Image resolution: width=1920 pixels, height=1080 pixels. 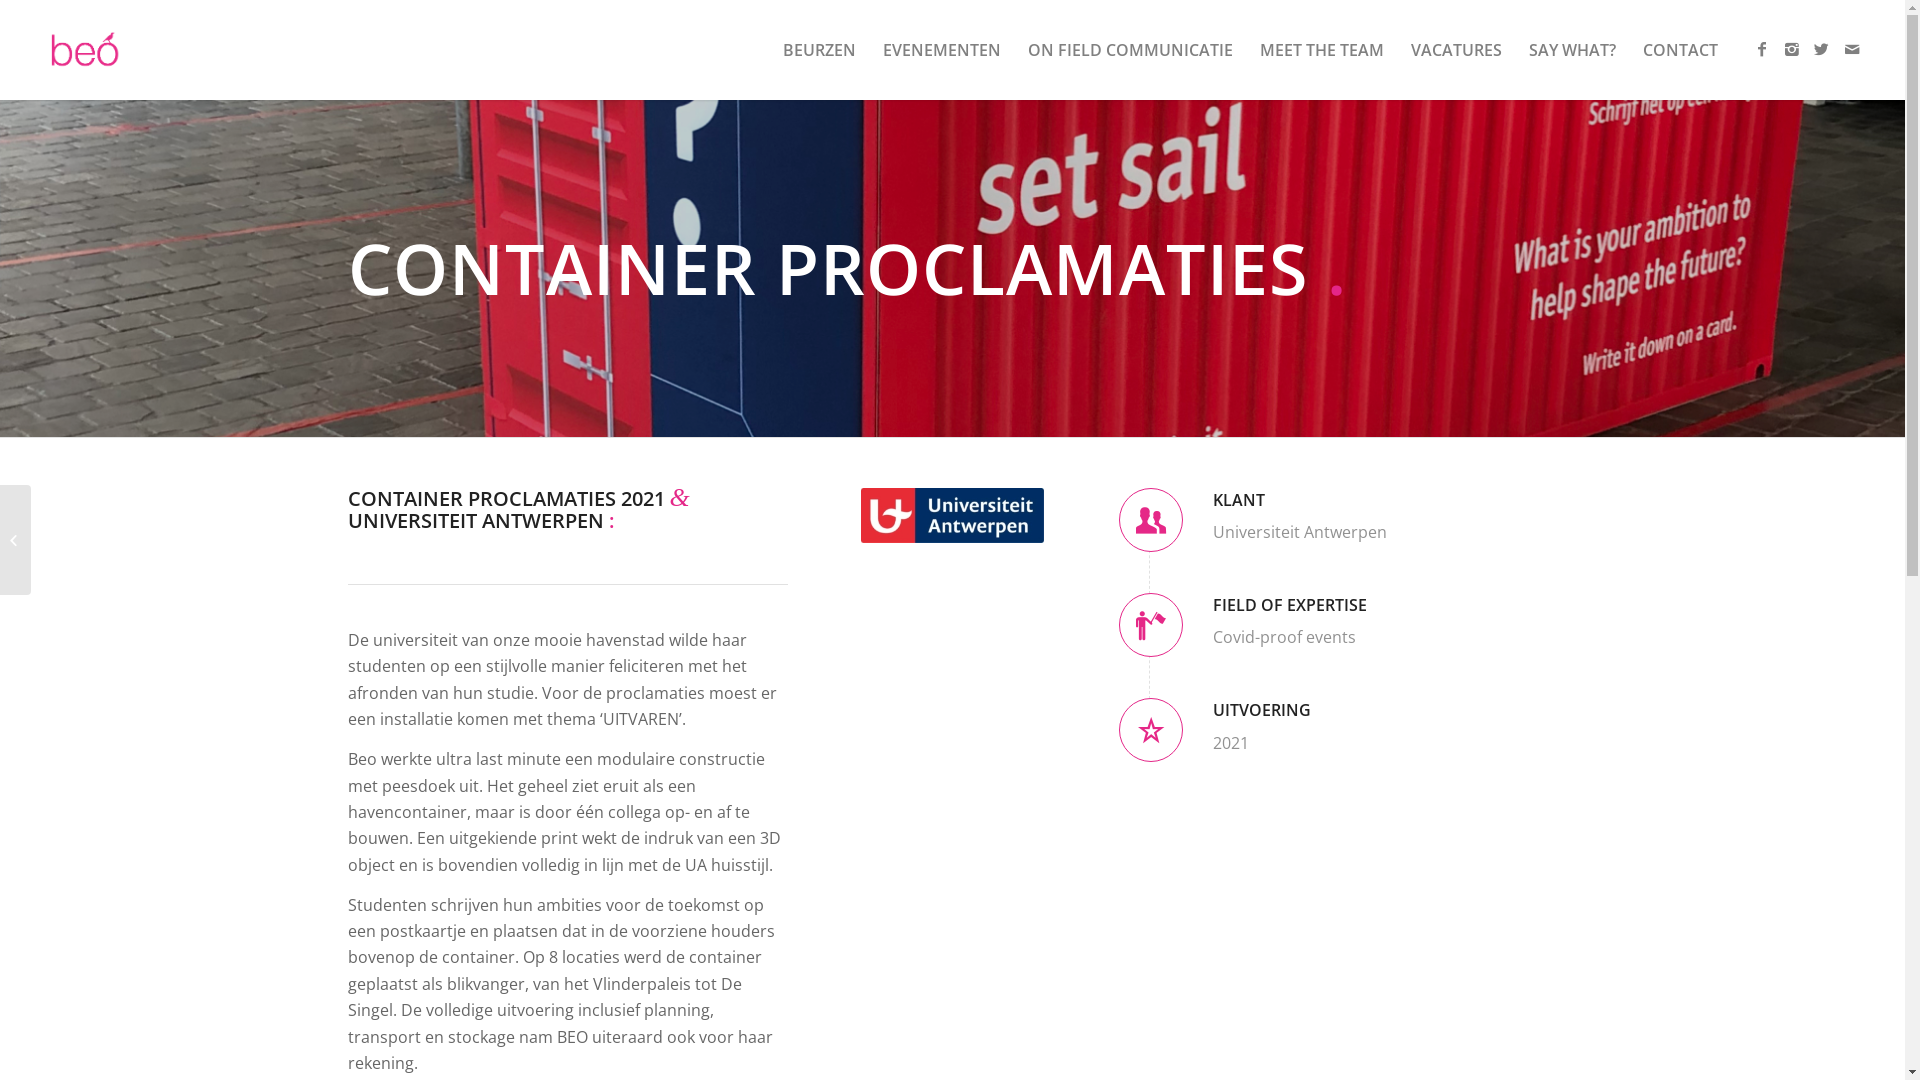 I want to click on 'VACATURES', so click(x=1455, y=49).